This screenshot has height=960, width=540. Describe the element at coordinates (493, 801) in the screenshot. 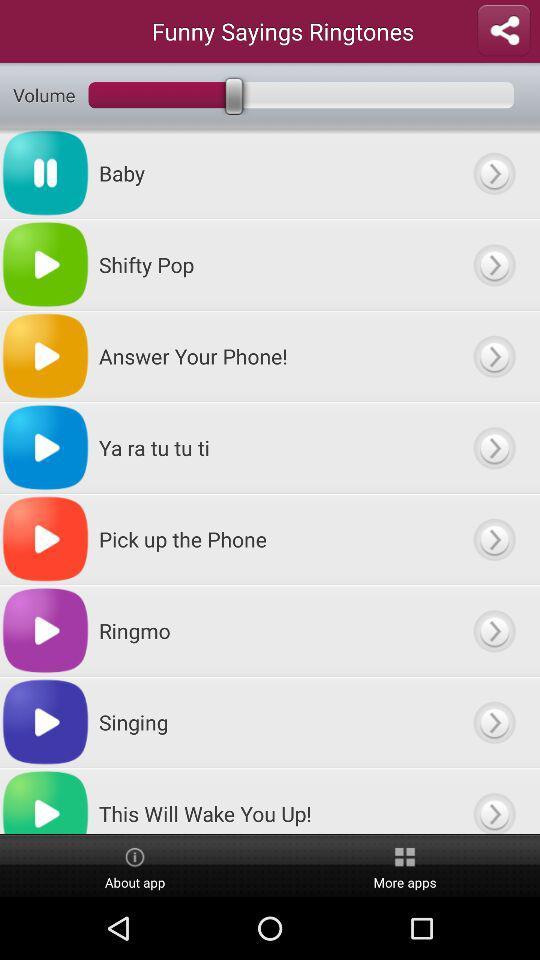

I see `open alarm sound` at that location.